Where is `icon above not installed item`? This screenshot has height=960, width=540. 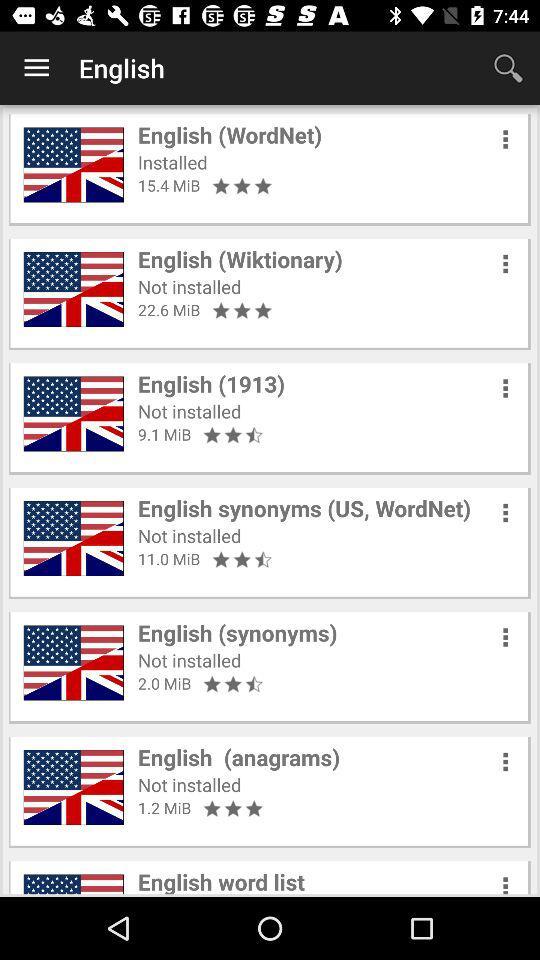 icon above not installed item is located at coordinates (239, 756).